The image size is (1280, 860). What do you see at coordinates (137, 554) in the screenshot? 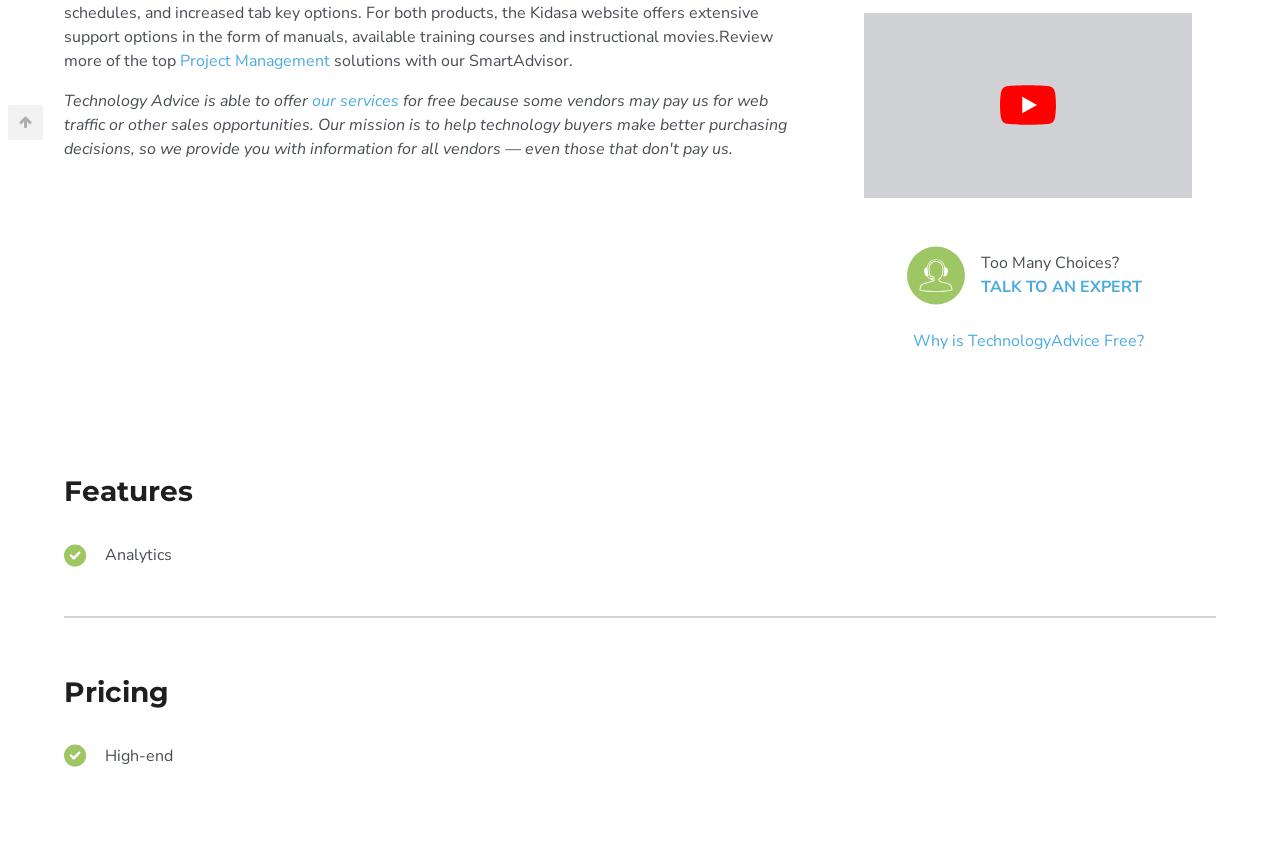
I see `'Analytics'` at bounding box center [137, 554].